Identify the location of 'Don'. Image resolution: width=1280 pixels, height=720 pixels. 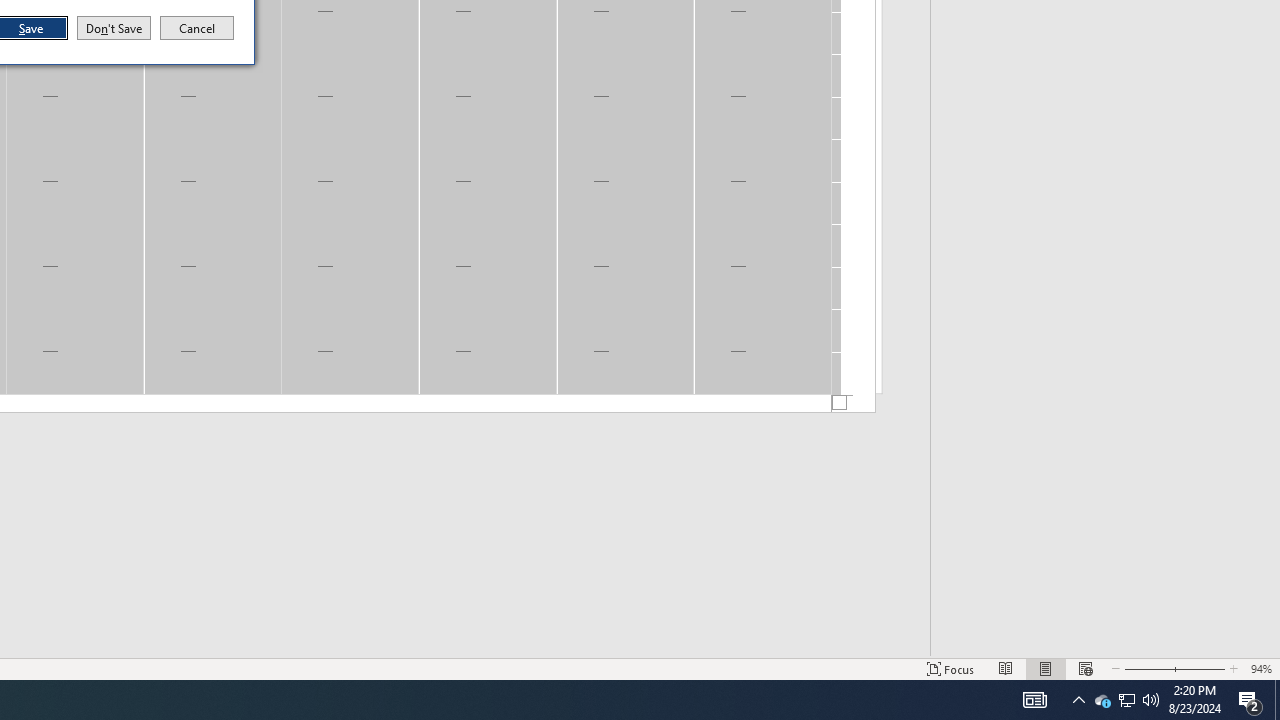
(112, 28).